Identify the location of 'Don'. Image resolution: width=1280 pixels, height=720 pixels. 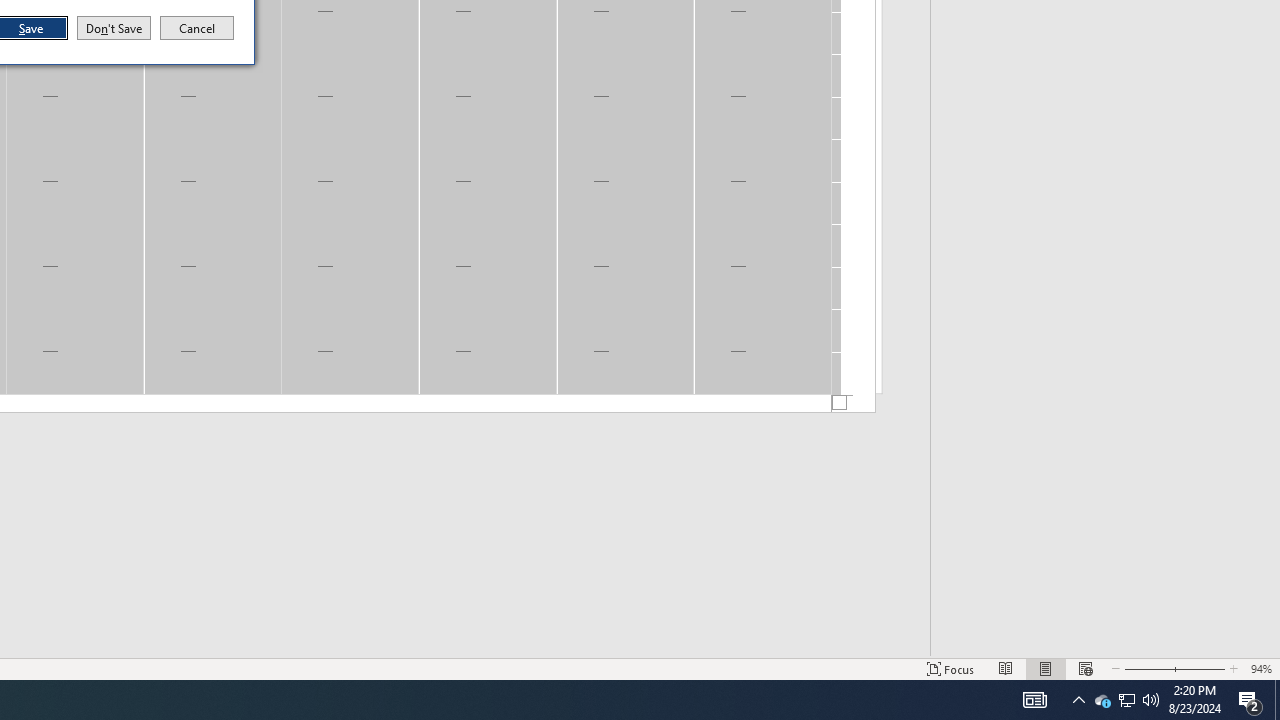
(112, 28).